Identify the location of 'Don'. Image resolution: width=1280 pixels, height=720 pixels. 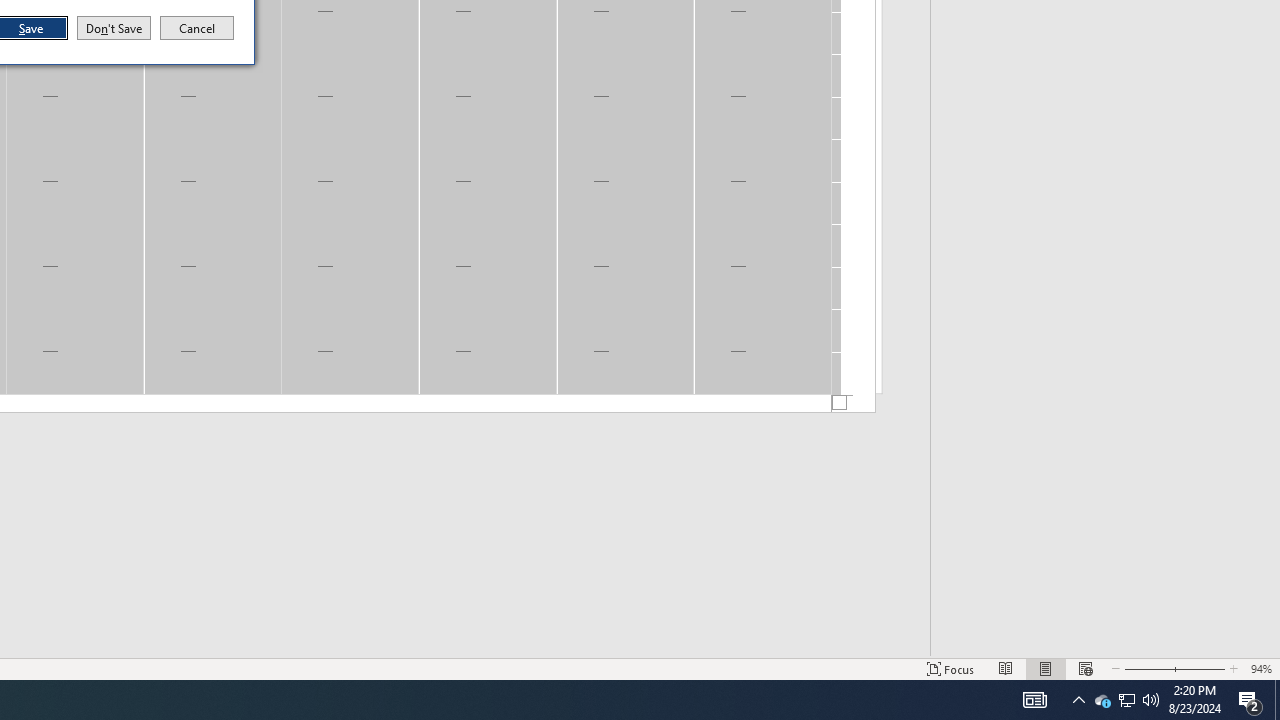
(112, 28).